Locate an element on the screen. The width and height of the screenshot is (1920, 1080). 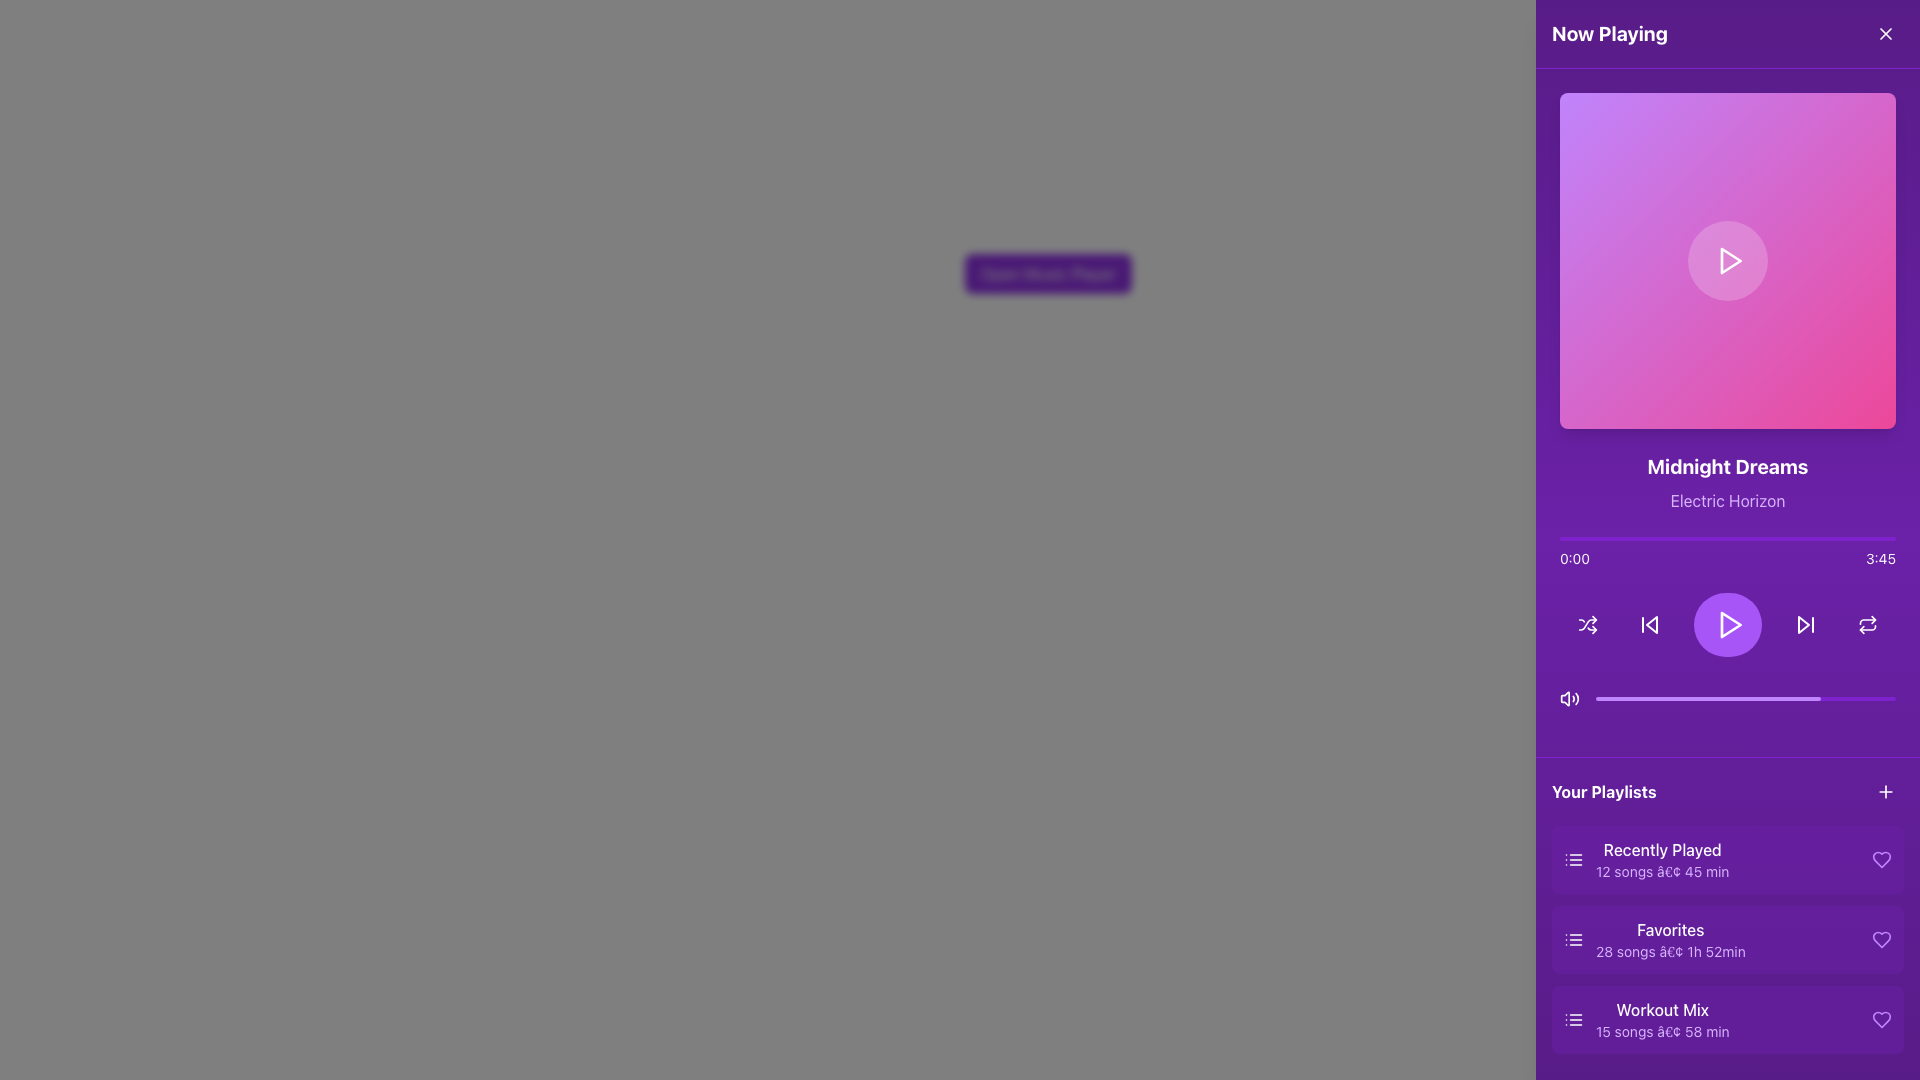
media playback progress is located at coordinates (1730, 697).